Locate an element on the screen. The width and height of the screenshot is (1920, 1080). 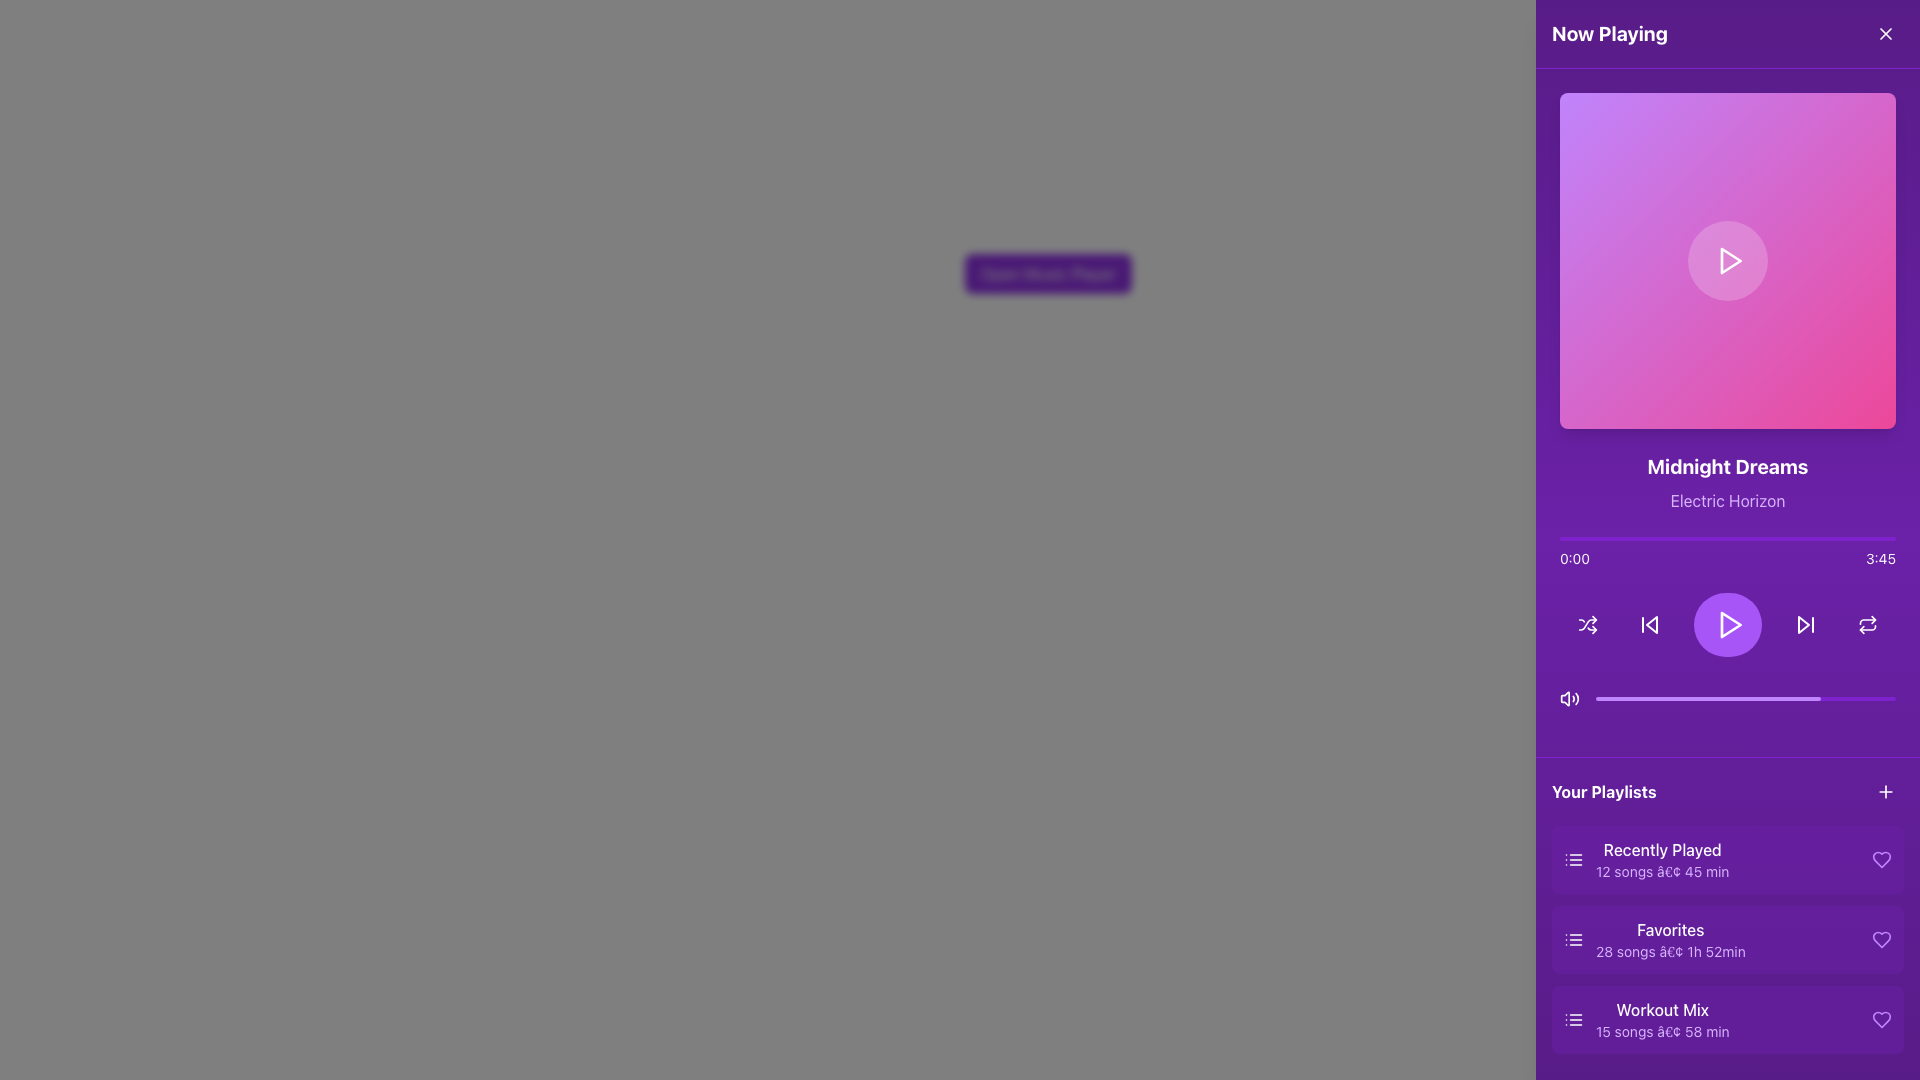
media playback progress is located at coordinates (1730, 697).